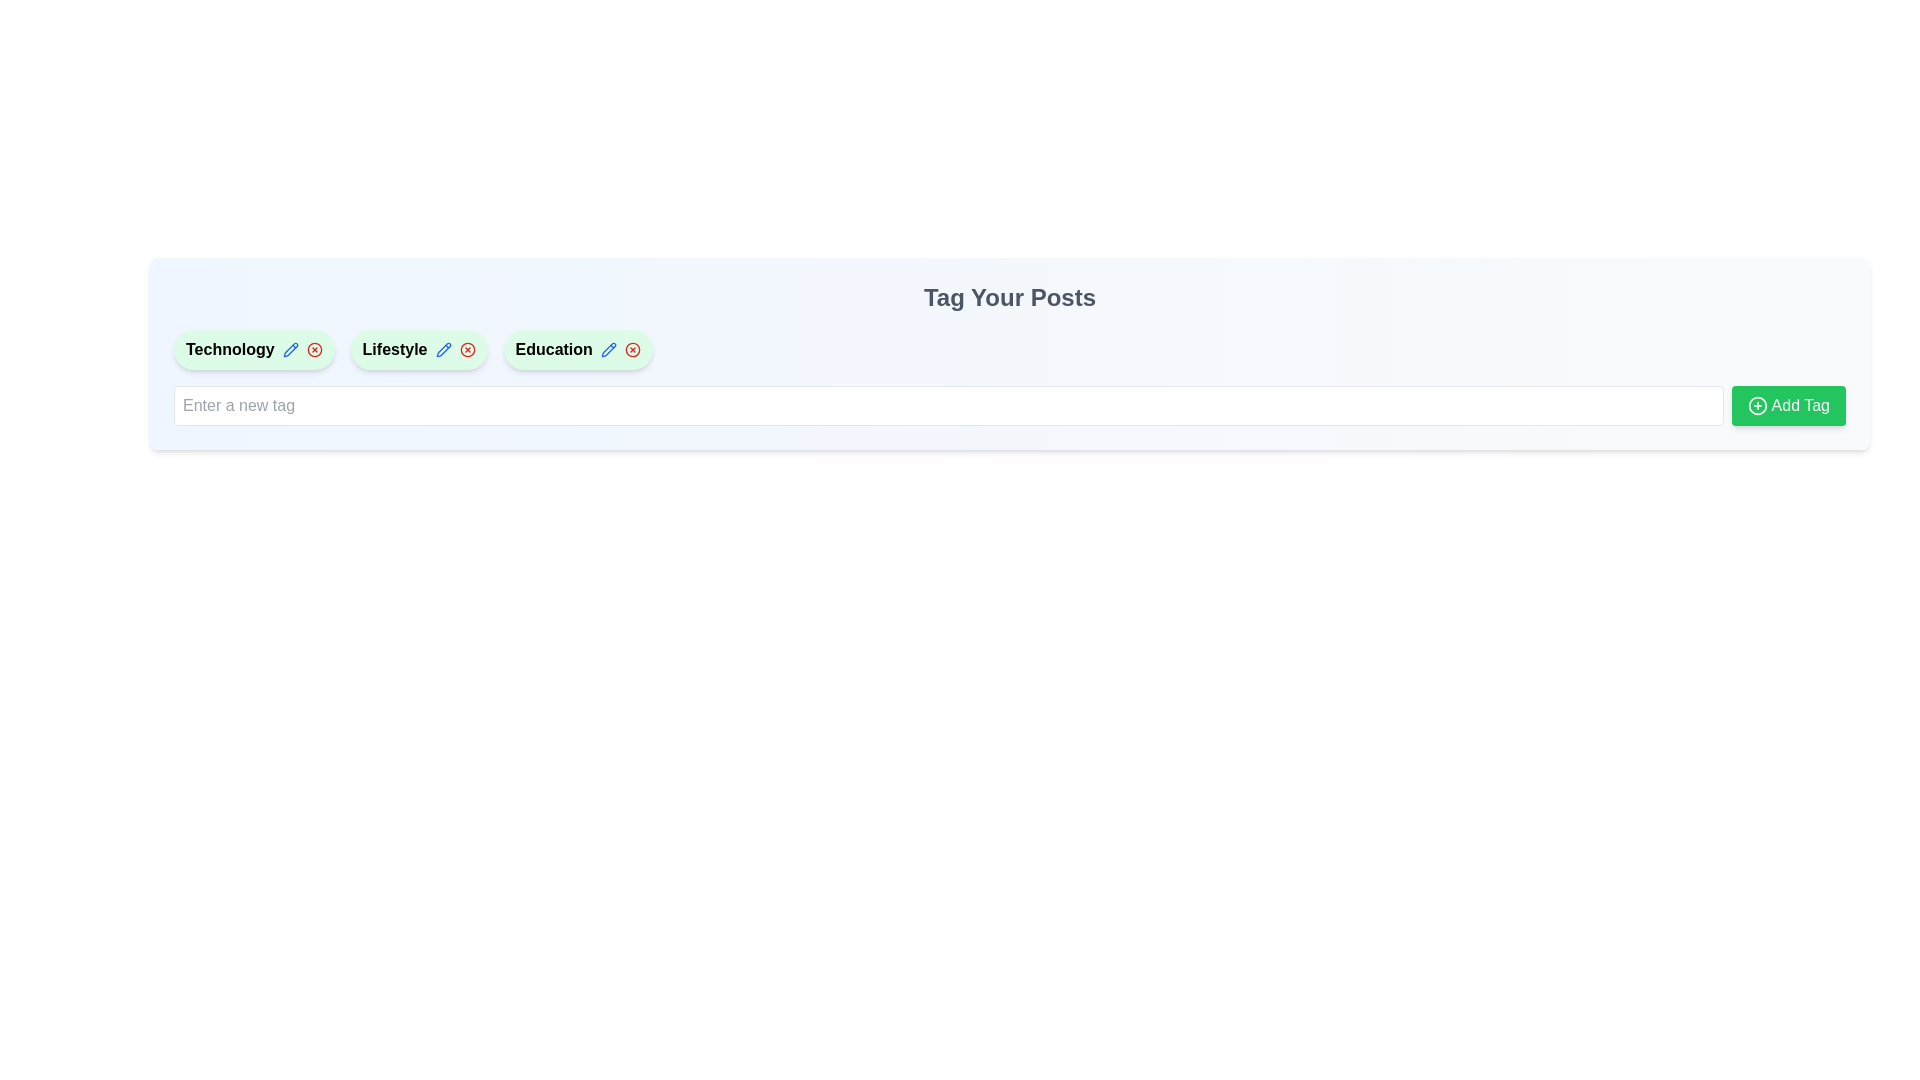 This screenshot has height=1080, width=1920. Describe the element at coordinates (313, 349) in the screenshot. I see `the icon button located at the far right of the 'Technology' tag in the 'Tag Your Posts' section` at that location.